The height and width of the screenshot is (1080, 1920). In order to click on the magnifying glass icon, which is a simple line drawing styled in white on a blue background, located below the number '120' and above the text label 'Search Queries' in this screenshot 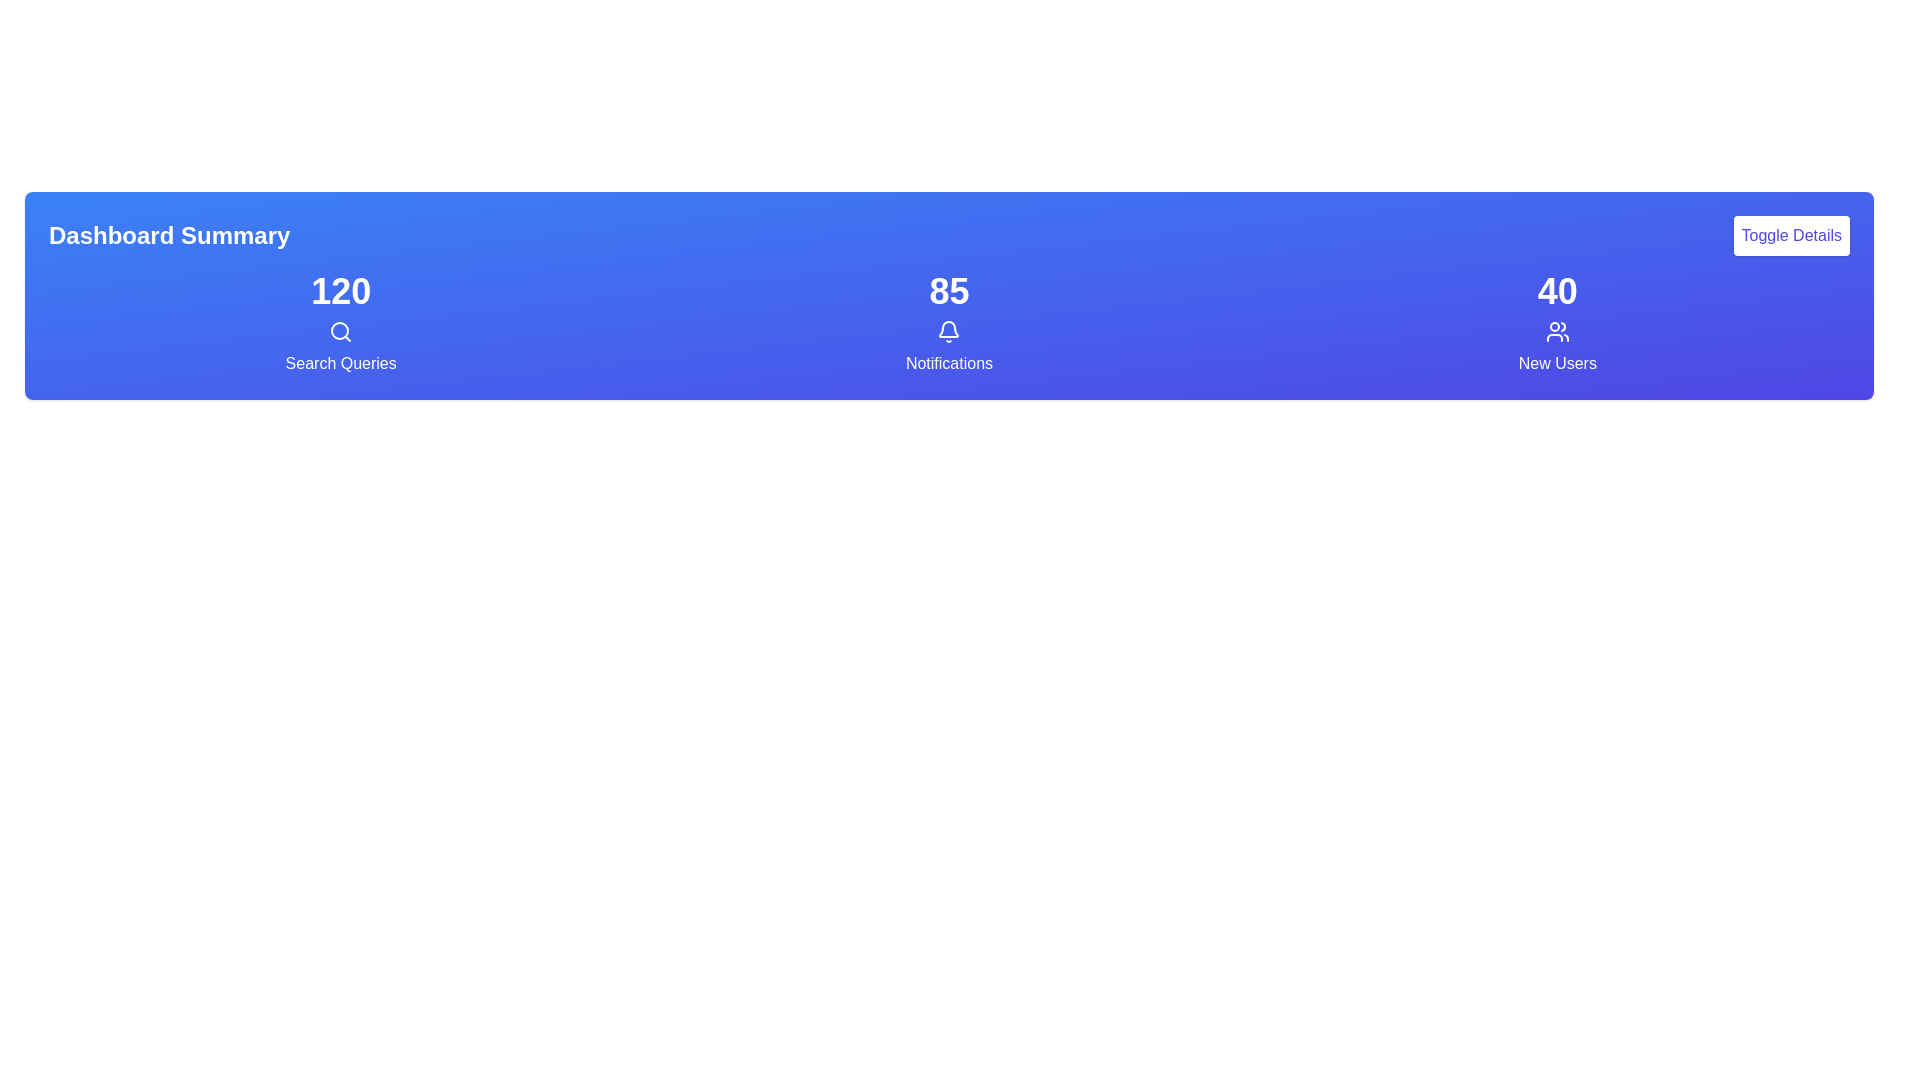, I will do `click(341, 330)`.